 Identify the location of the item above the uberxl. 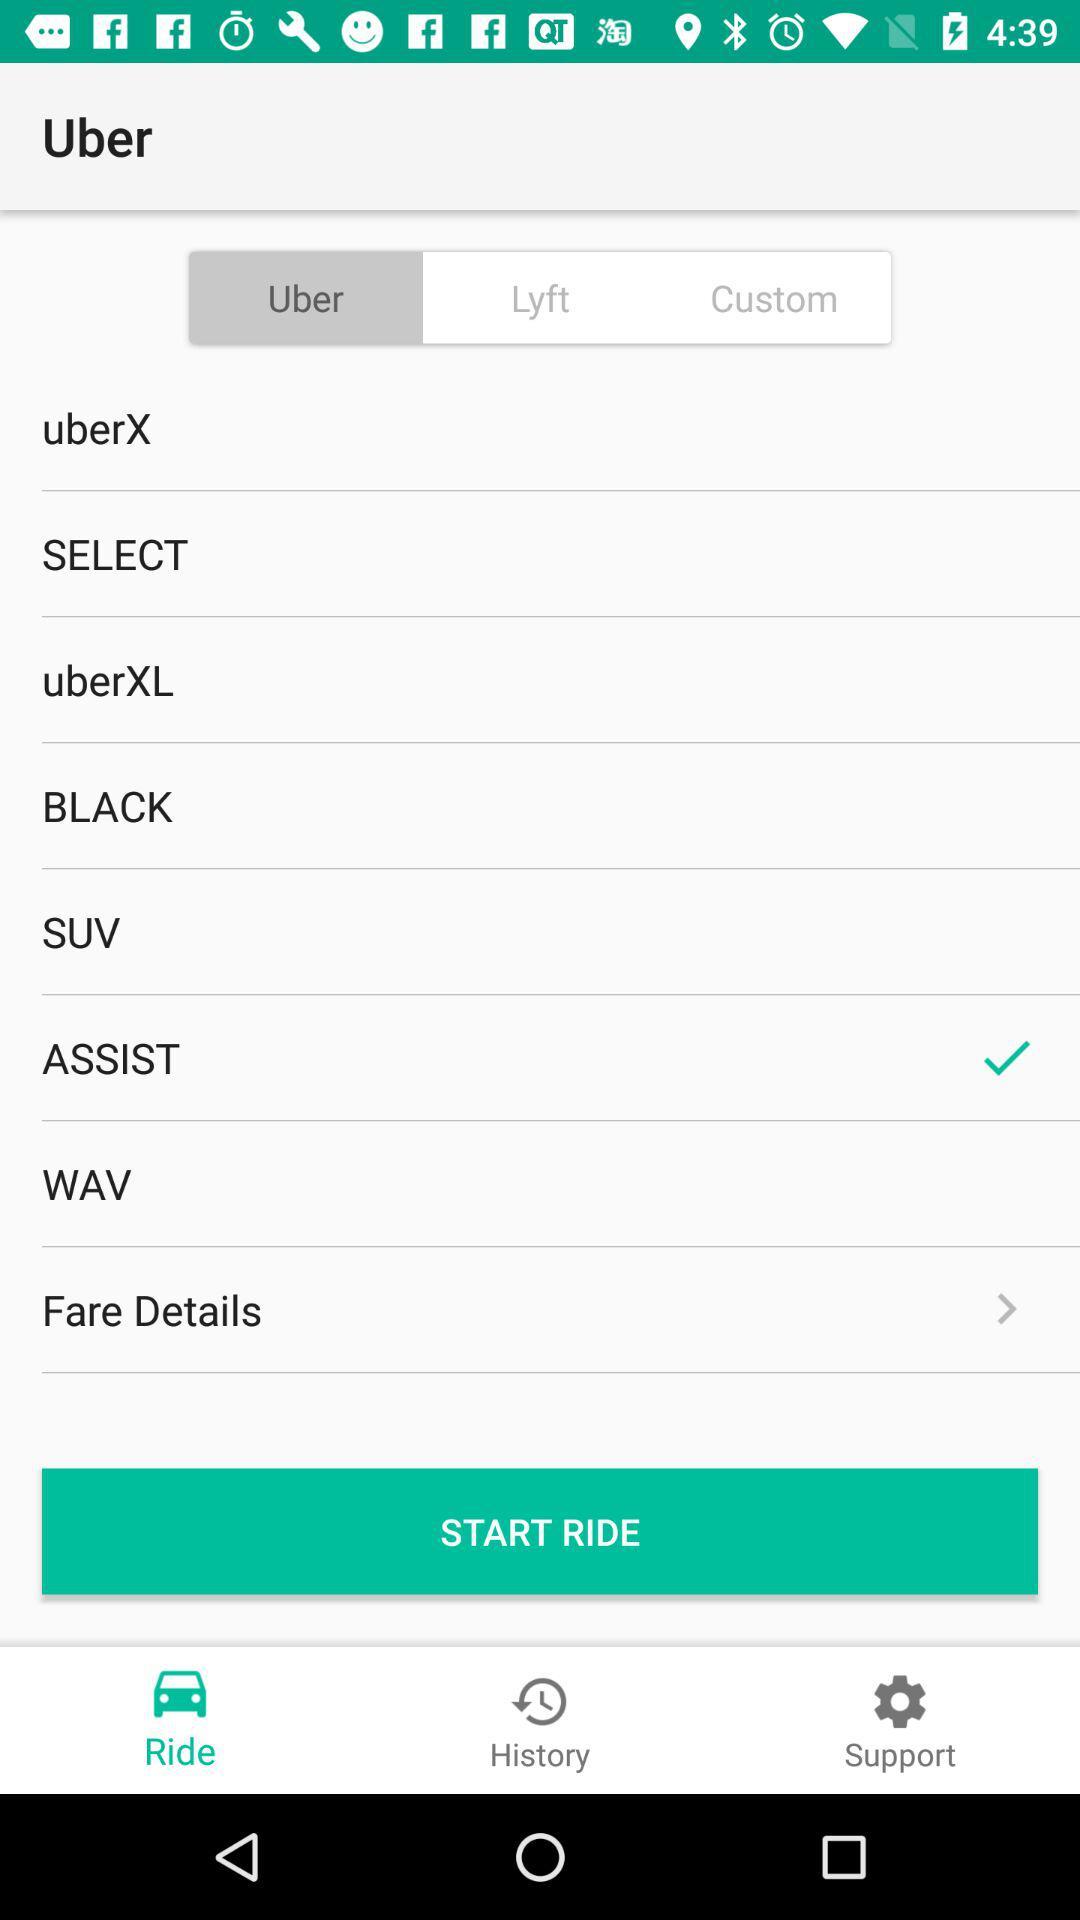
(540, 553).